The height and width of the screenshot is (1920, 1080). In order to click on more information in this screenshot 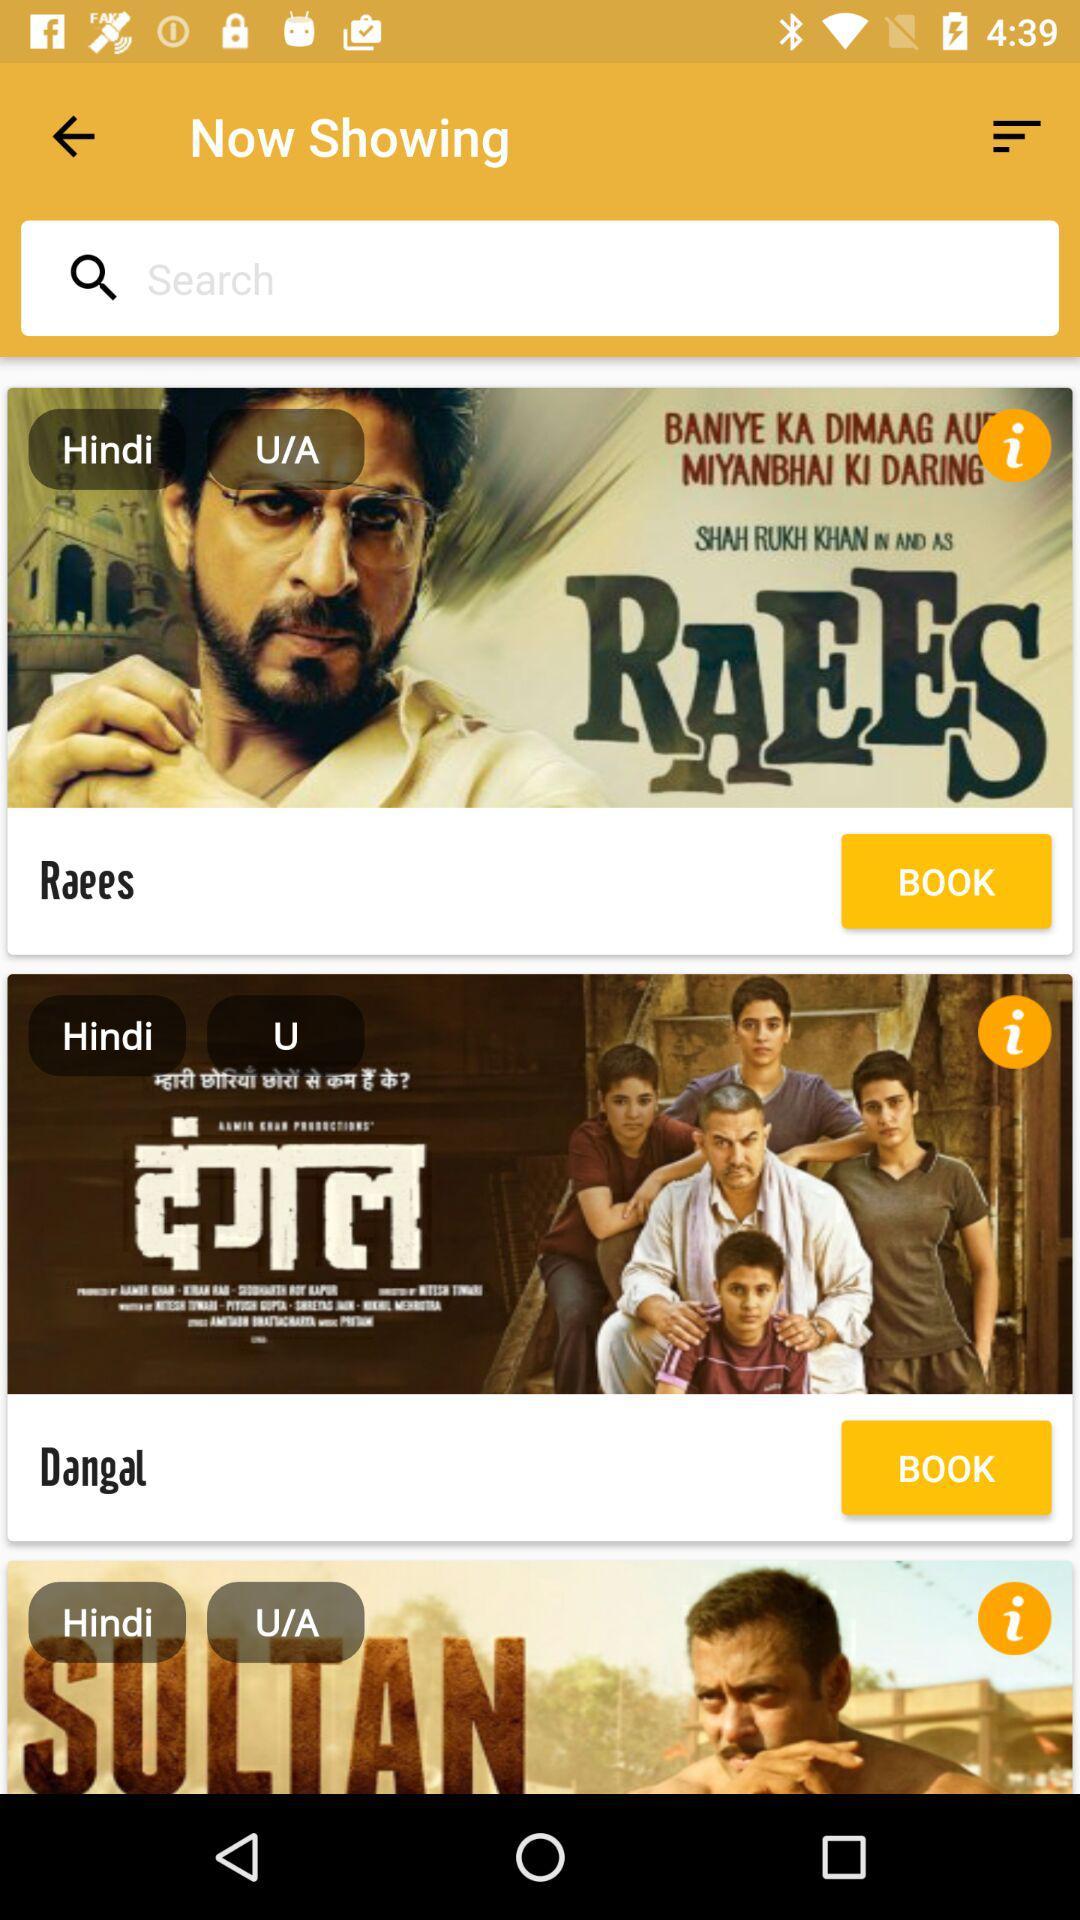, I will do `click(1014, 1618)`.